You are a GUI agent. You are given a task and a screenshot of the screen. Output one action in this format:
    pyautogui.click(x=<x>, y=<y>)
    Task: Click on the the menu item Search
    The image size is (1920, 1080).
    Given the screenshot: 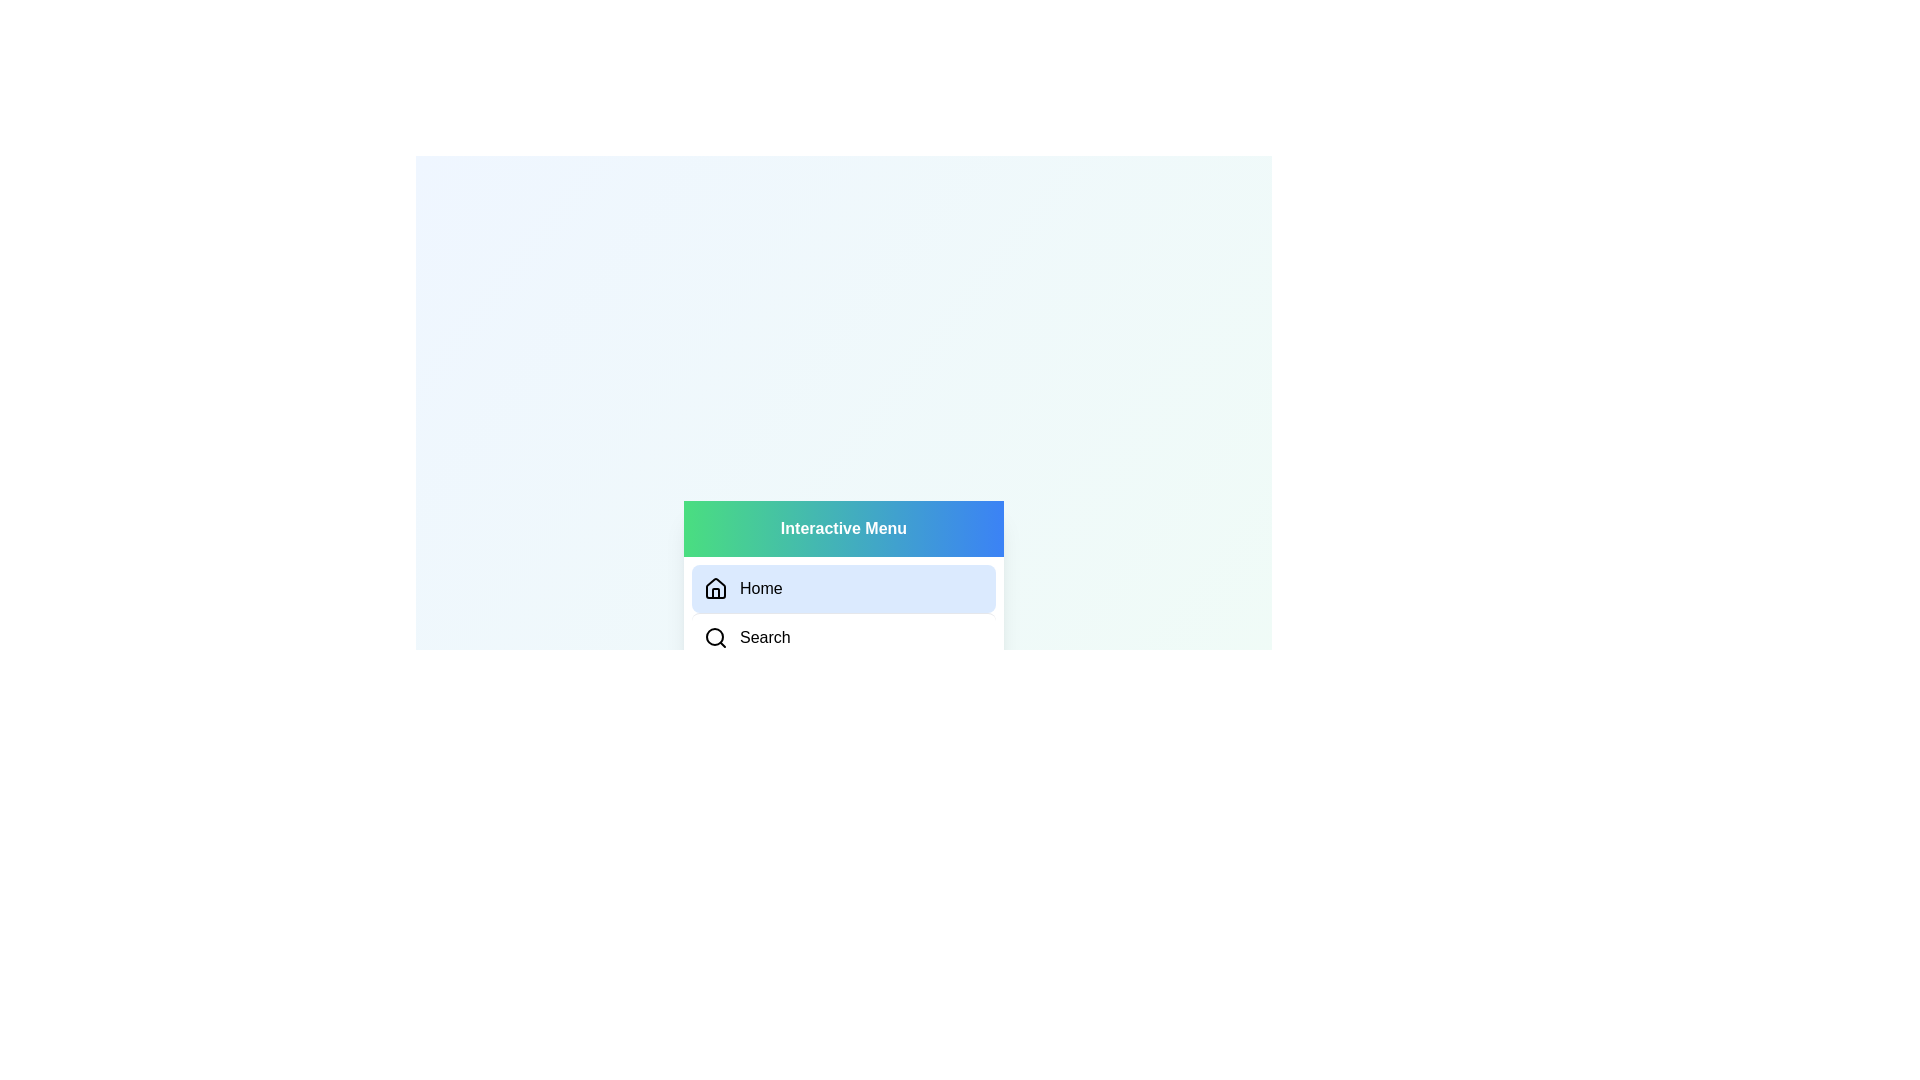 What is the action you would take?
    pyautogui.click(x=844, y=636)
    